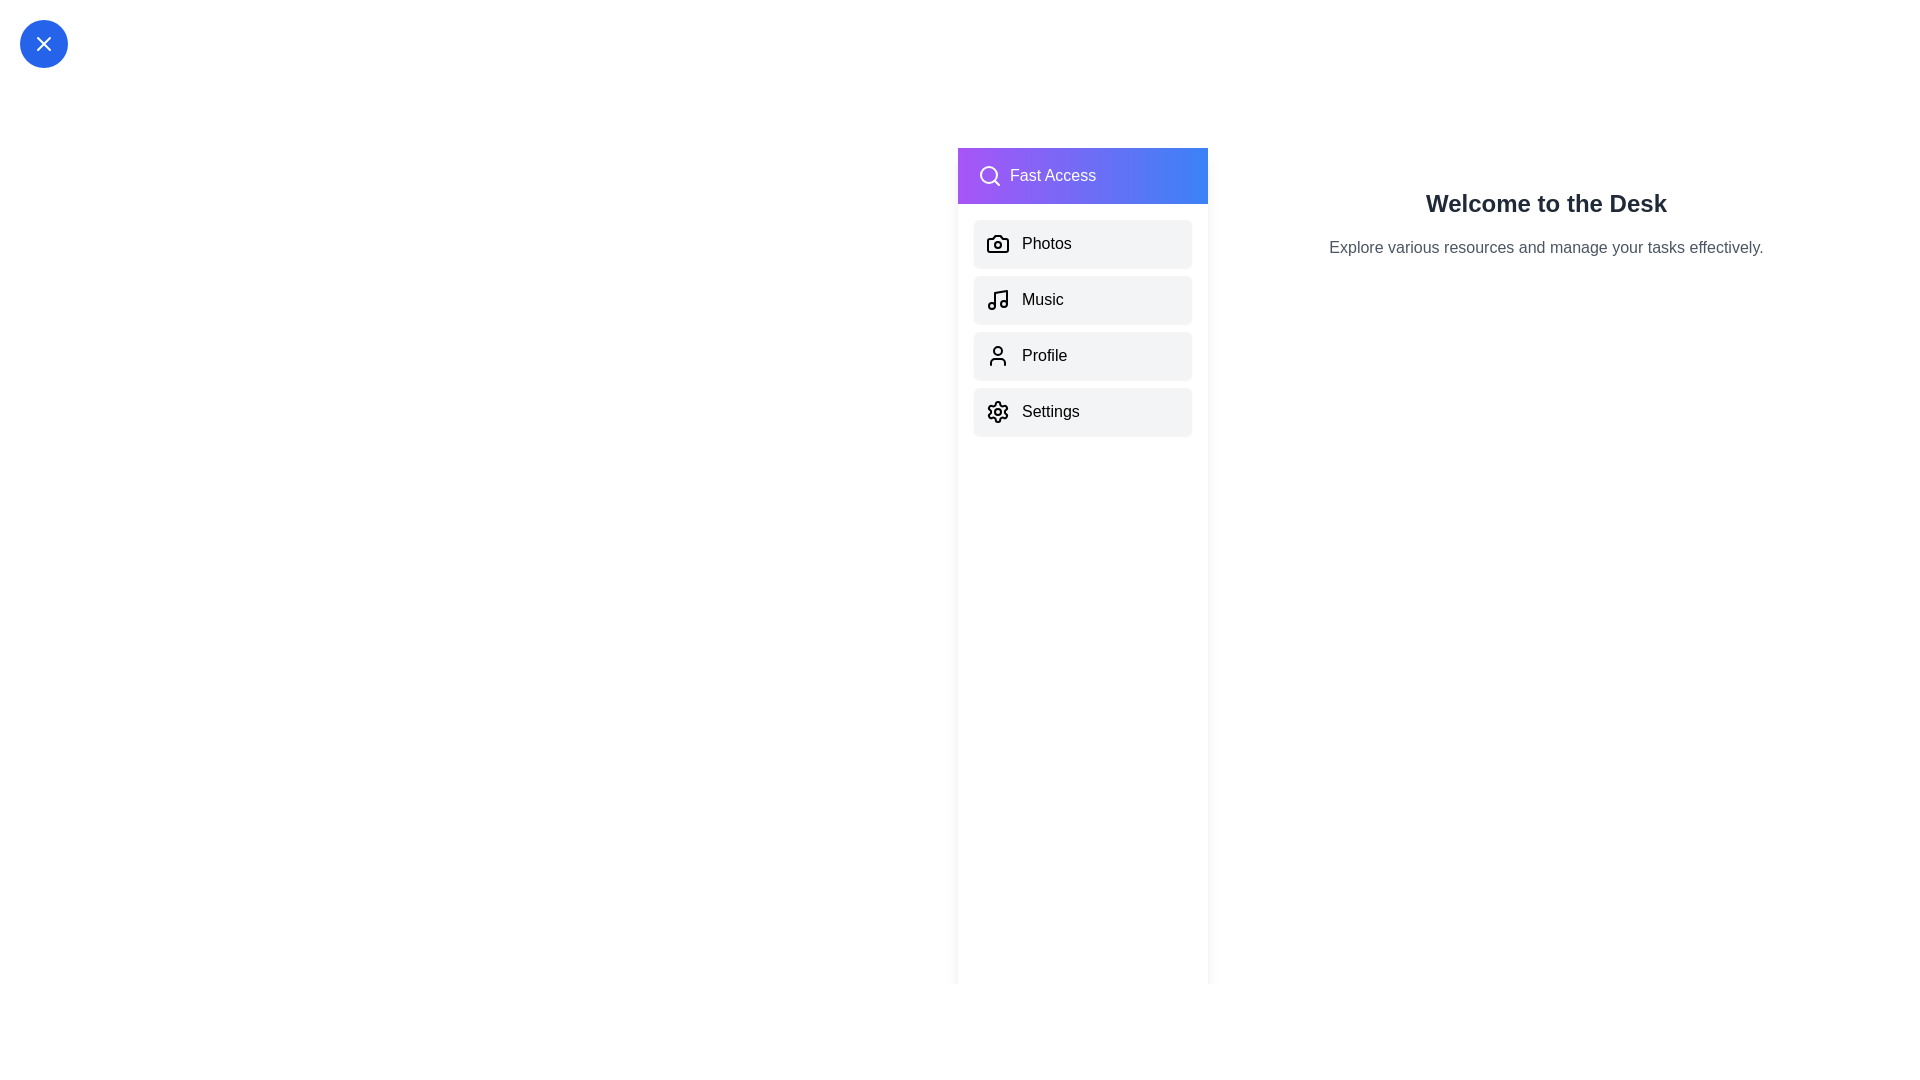 The image size is (1920, 1080). I want to click on the search icon in the drawer header, so click(989, 175).